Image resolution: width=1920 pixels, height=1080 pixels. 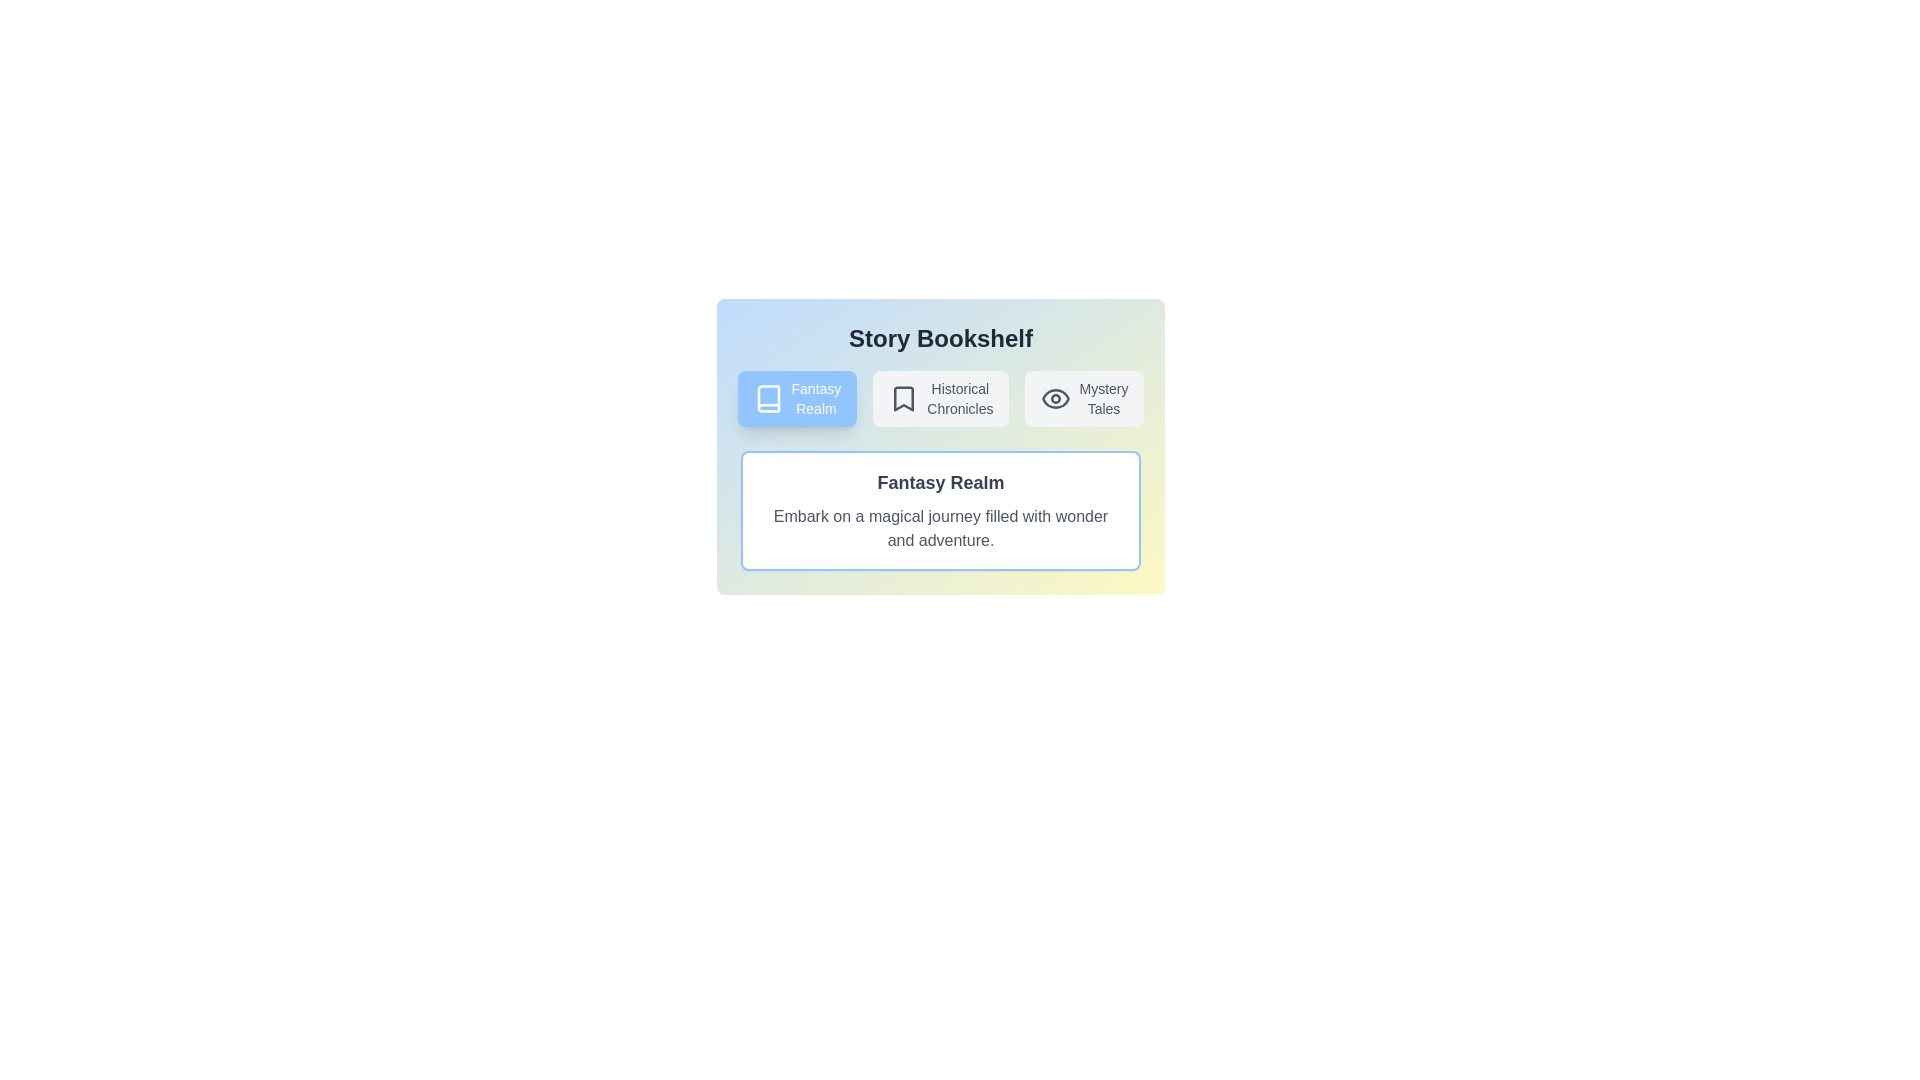 What do you see at coordinates (1083, 398) in the screenshot?
I see `the story tab labeled Mystery Tales to view its details` at bounding box center [1083, 398].